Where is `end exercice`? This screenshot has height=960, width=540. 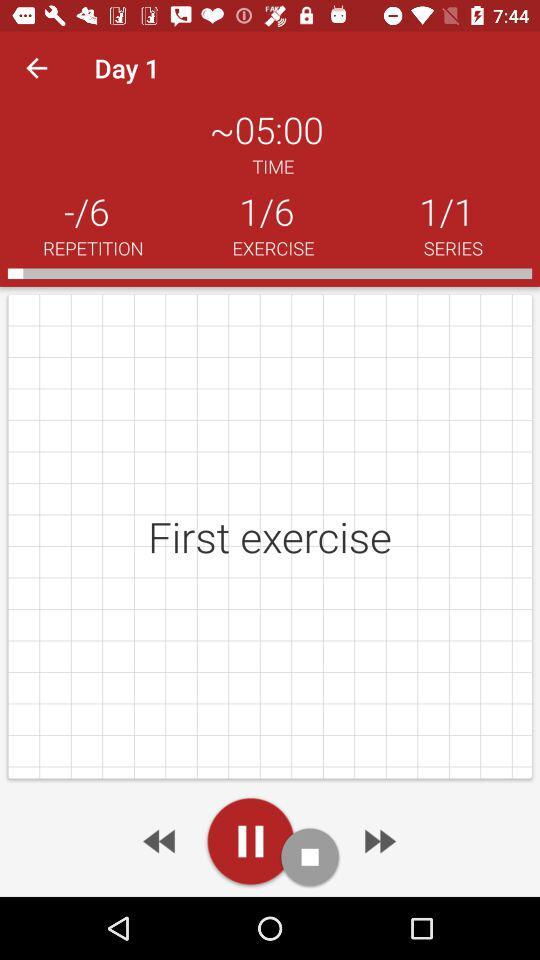
end exercice is located at coordinates (310, 856).